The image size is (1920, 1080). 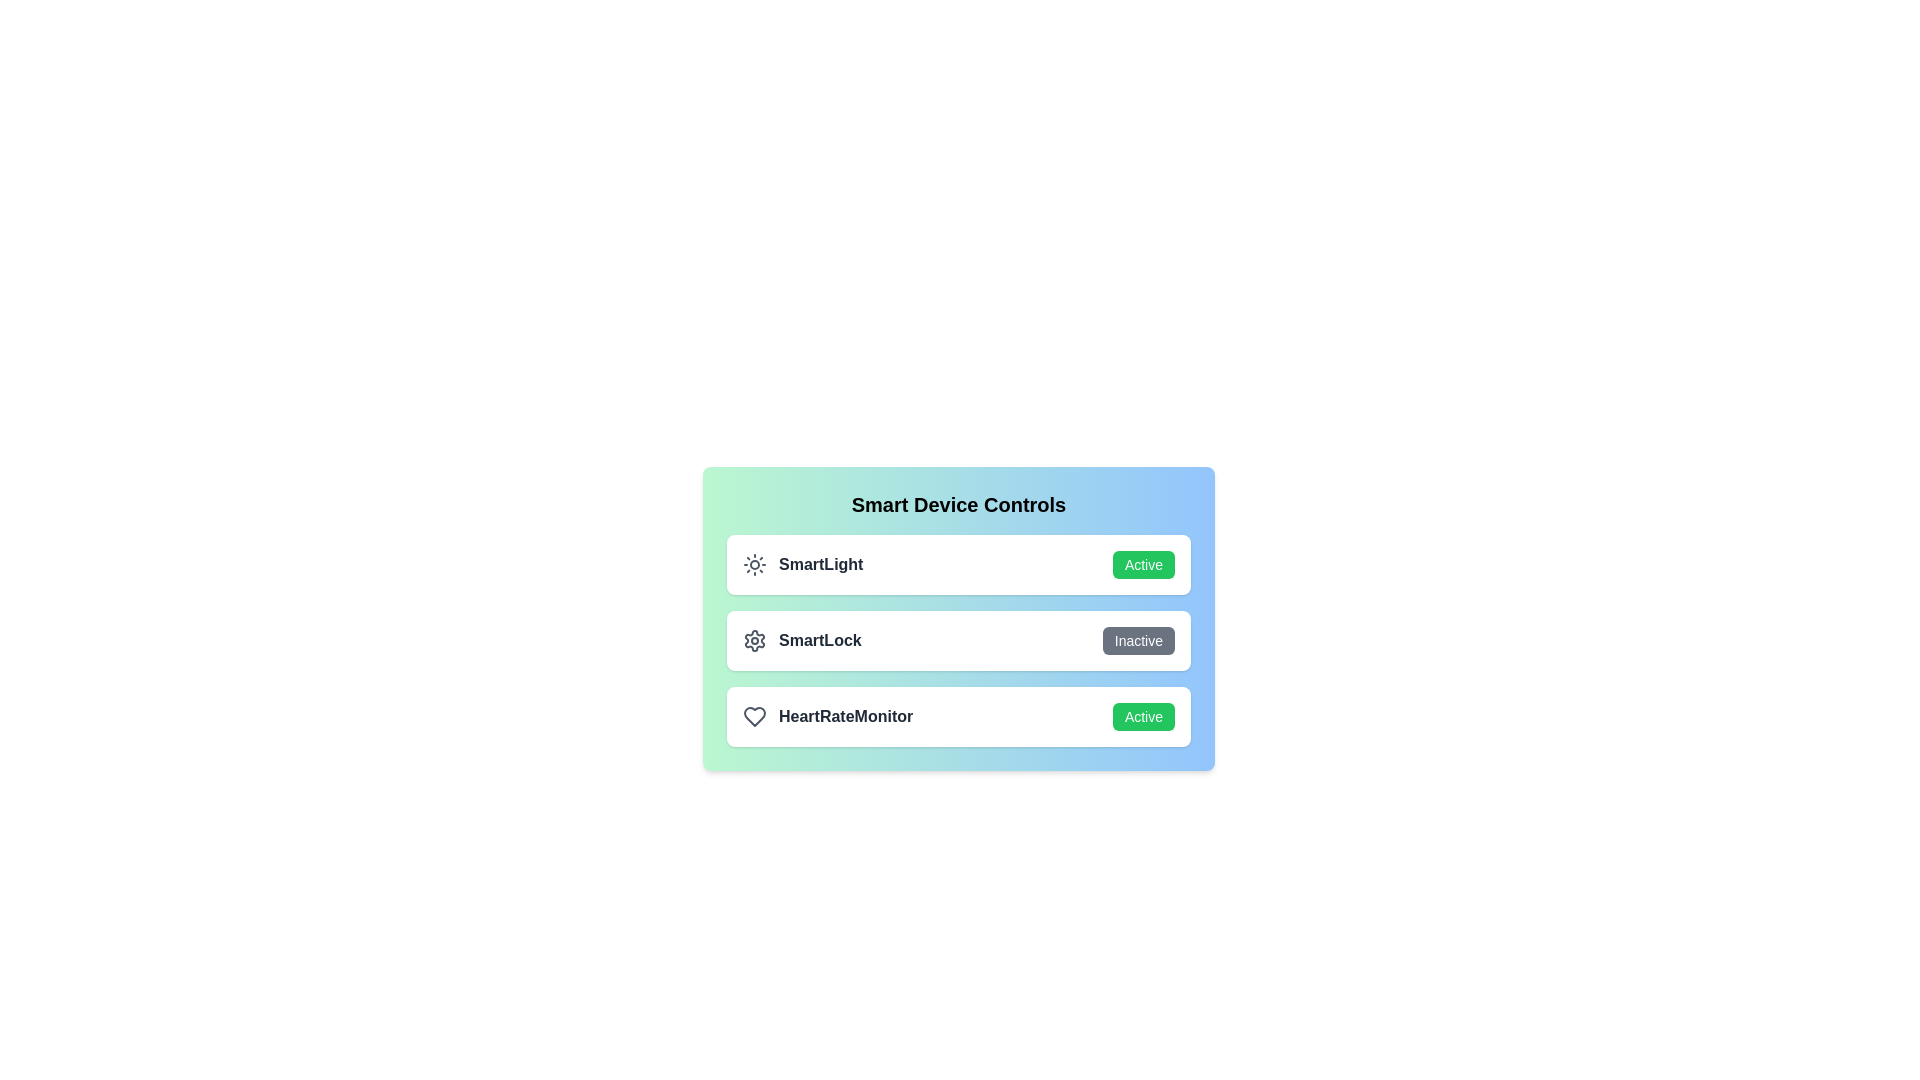 What do you see at coordinates (958, 640) in the screenshot?
I see `the list item SmartLock to observe the hover effect` at bounding box center [958, 640].